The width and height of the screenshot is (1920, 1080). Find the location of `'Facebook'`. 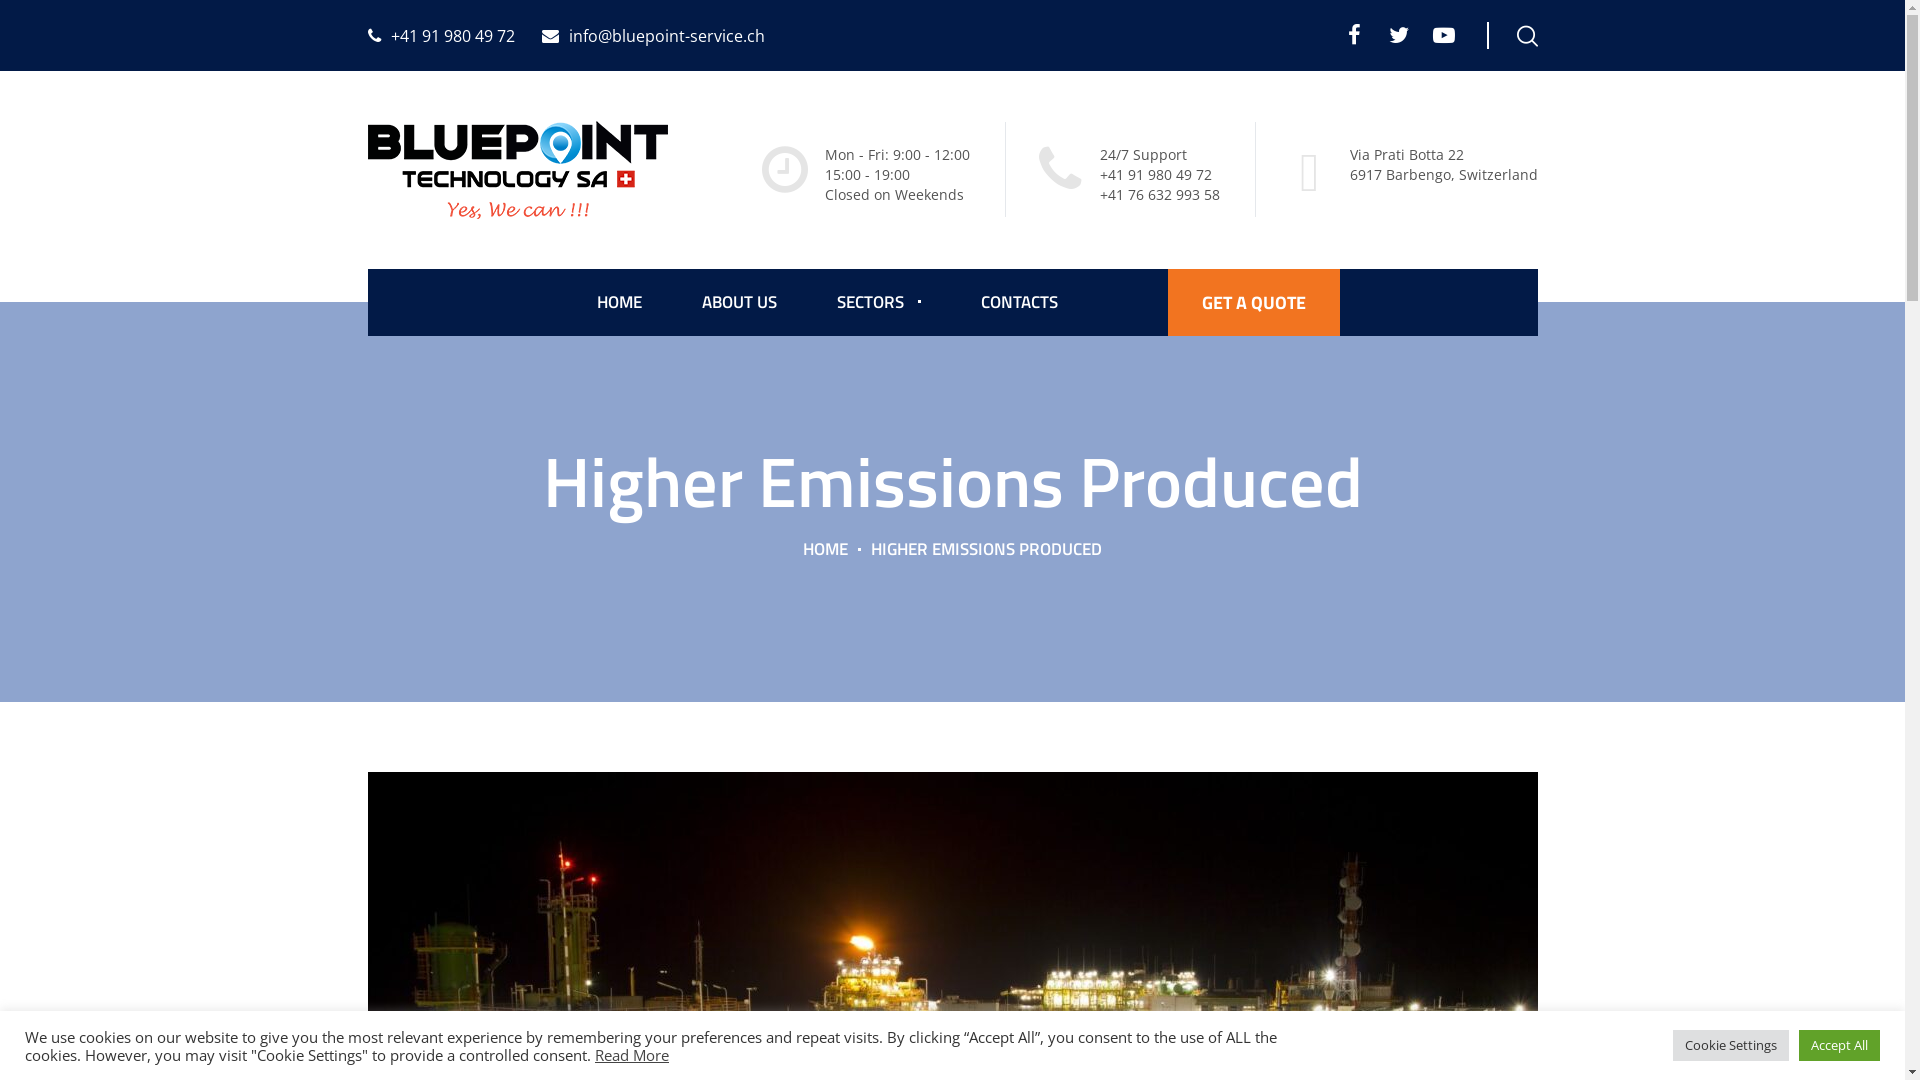

'Facebook' is located at coordinates (1342, 34).